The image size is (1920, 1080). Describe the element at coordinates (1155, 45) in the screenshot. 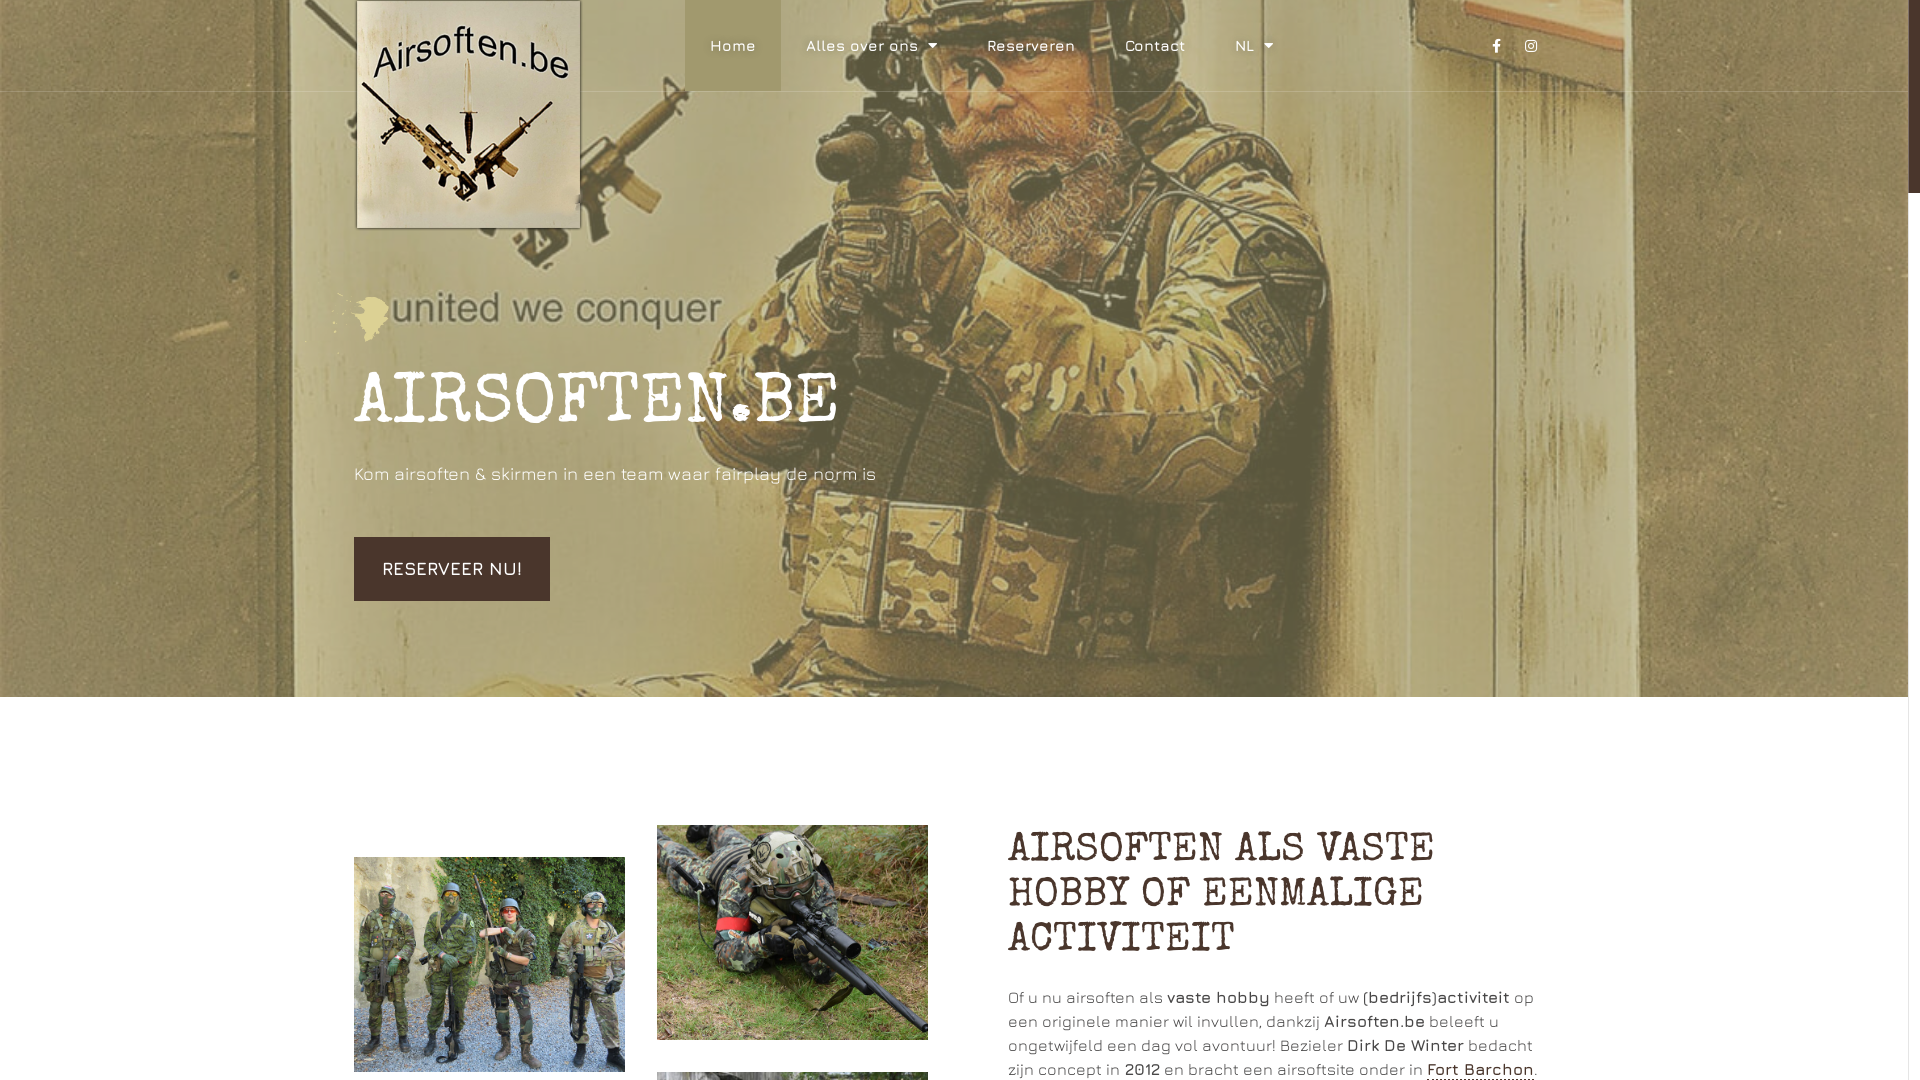

I see `'Contact'` at that location.